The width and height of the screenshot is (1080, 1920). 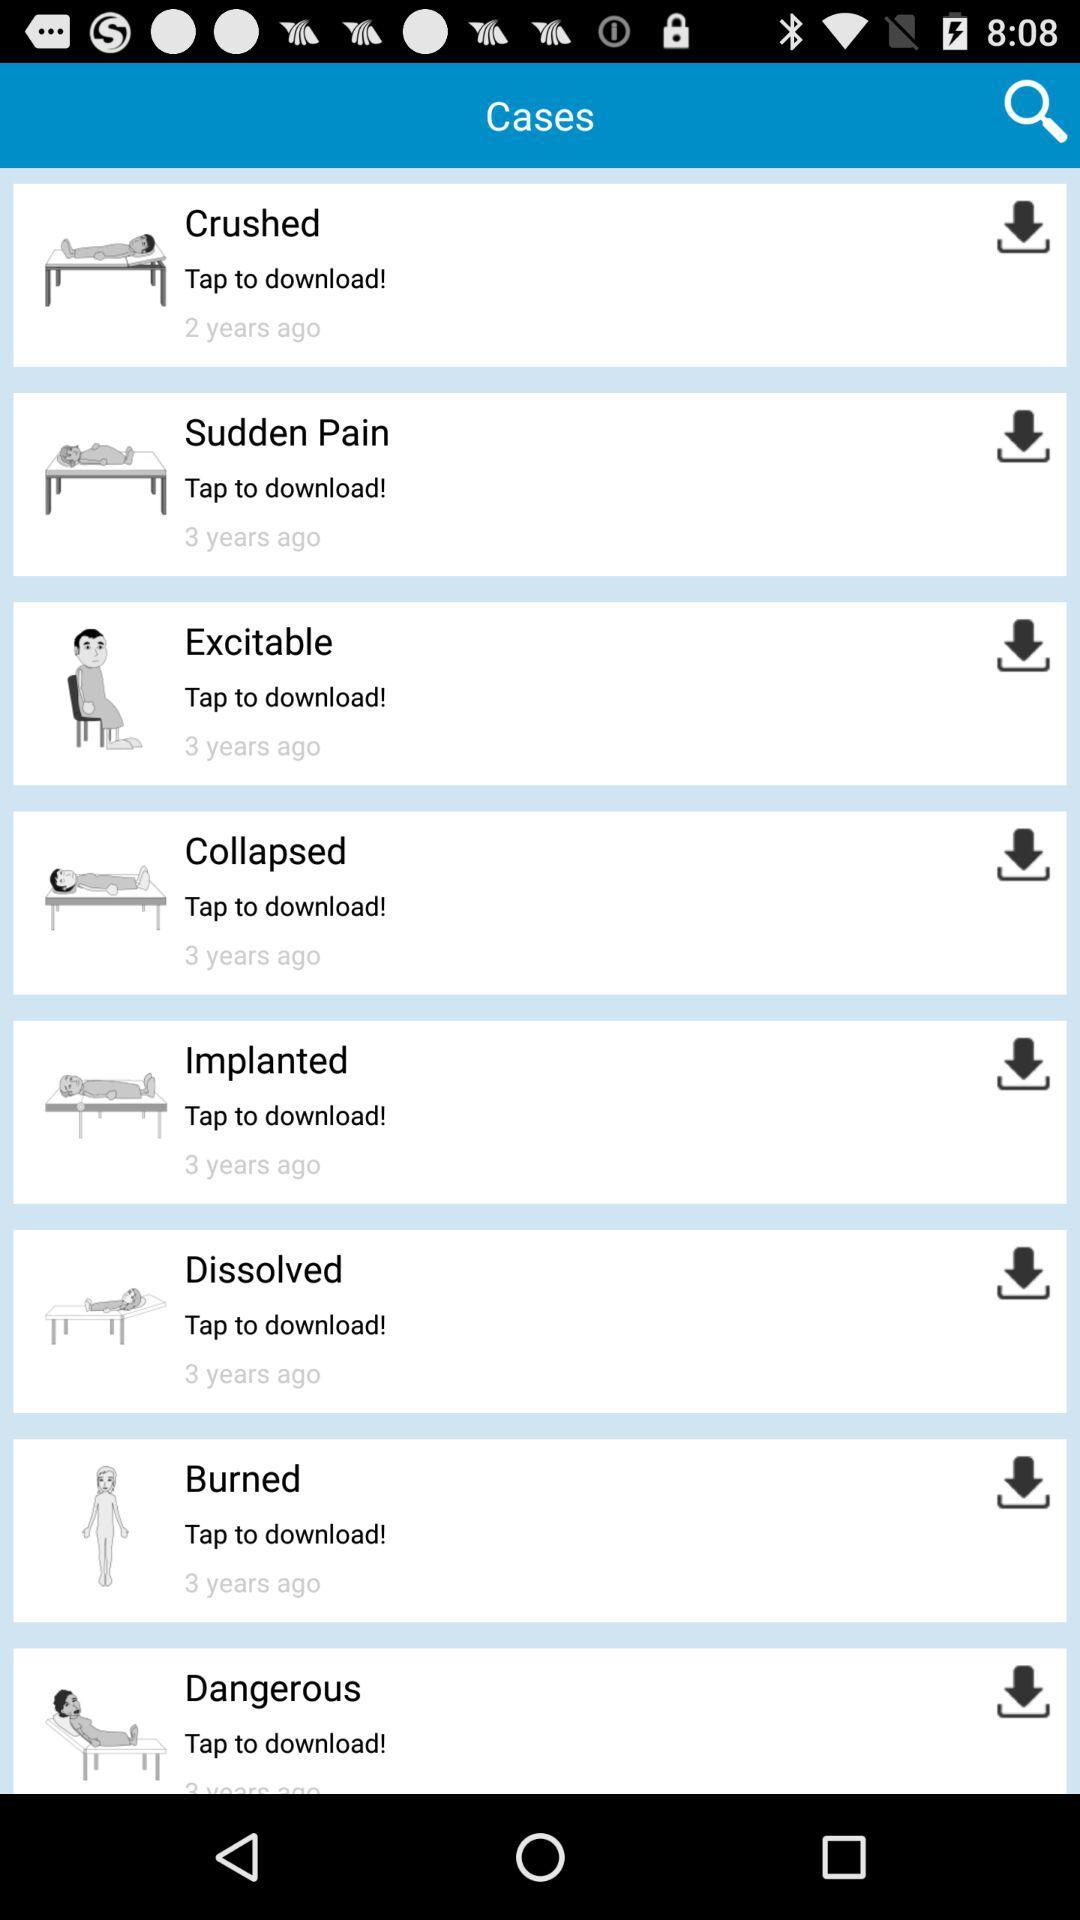 What do you see at coordinates (264, 849) in the screenshot?
I see `icon above the tap to download!` at bounding box center [264, 849].